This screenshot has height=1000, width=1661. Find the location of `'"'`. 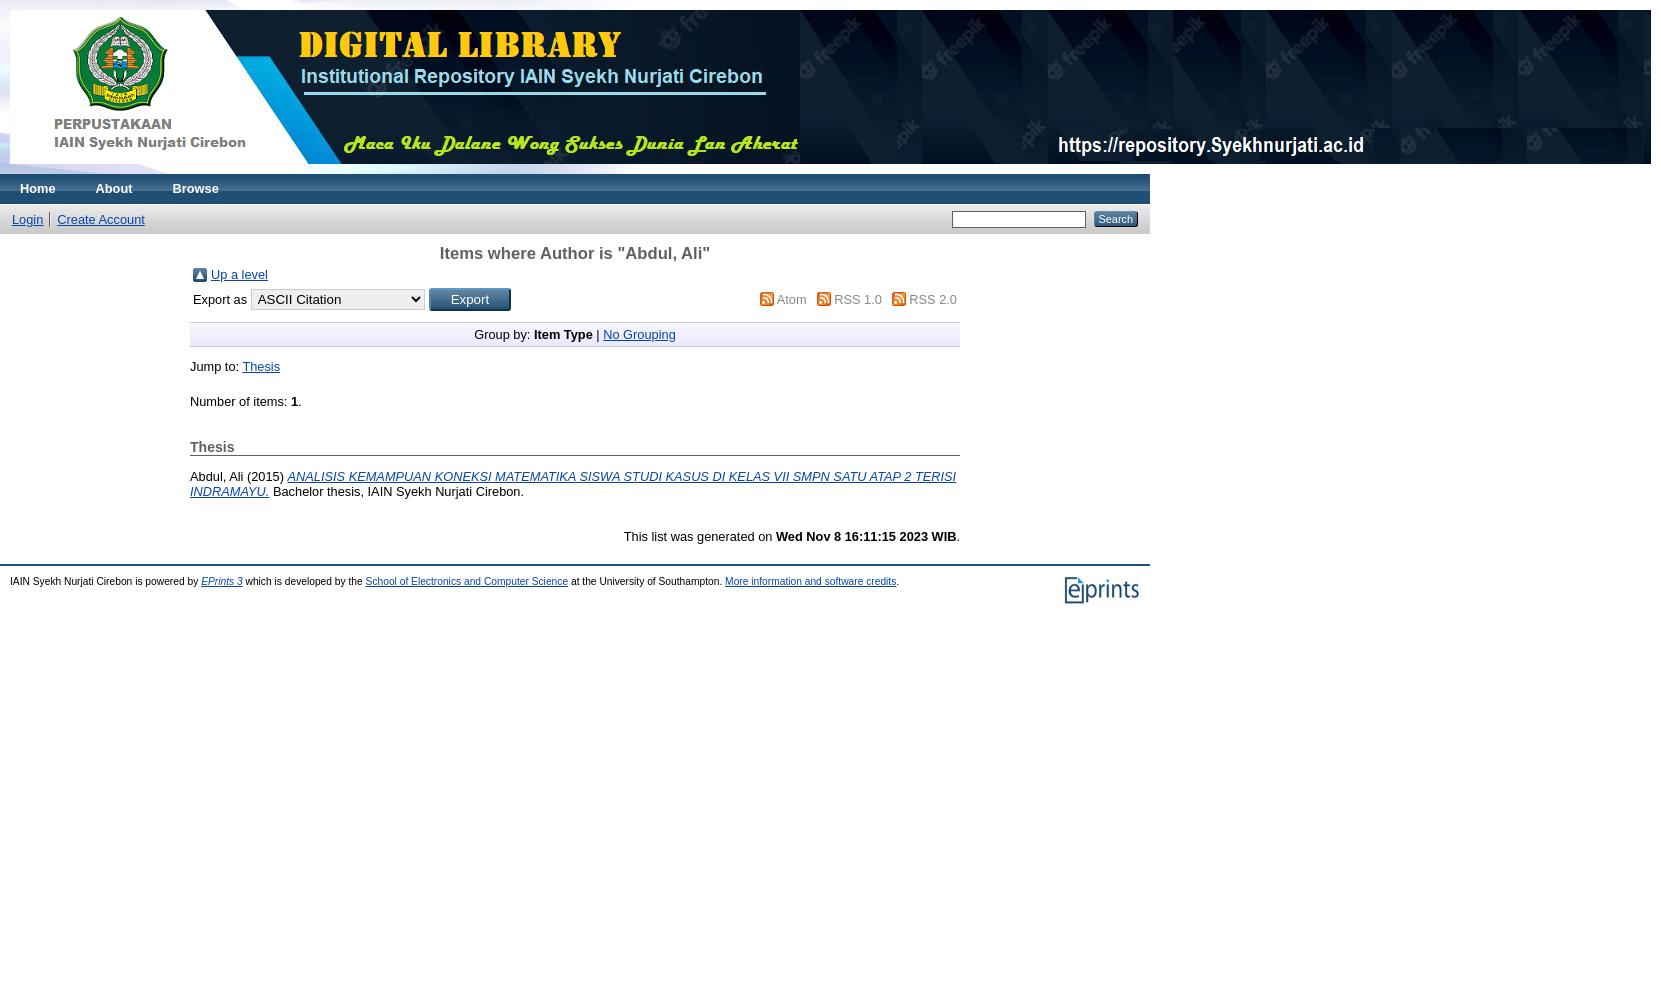

'"' is located at coordinates (705, 253).